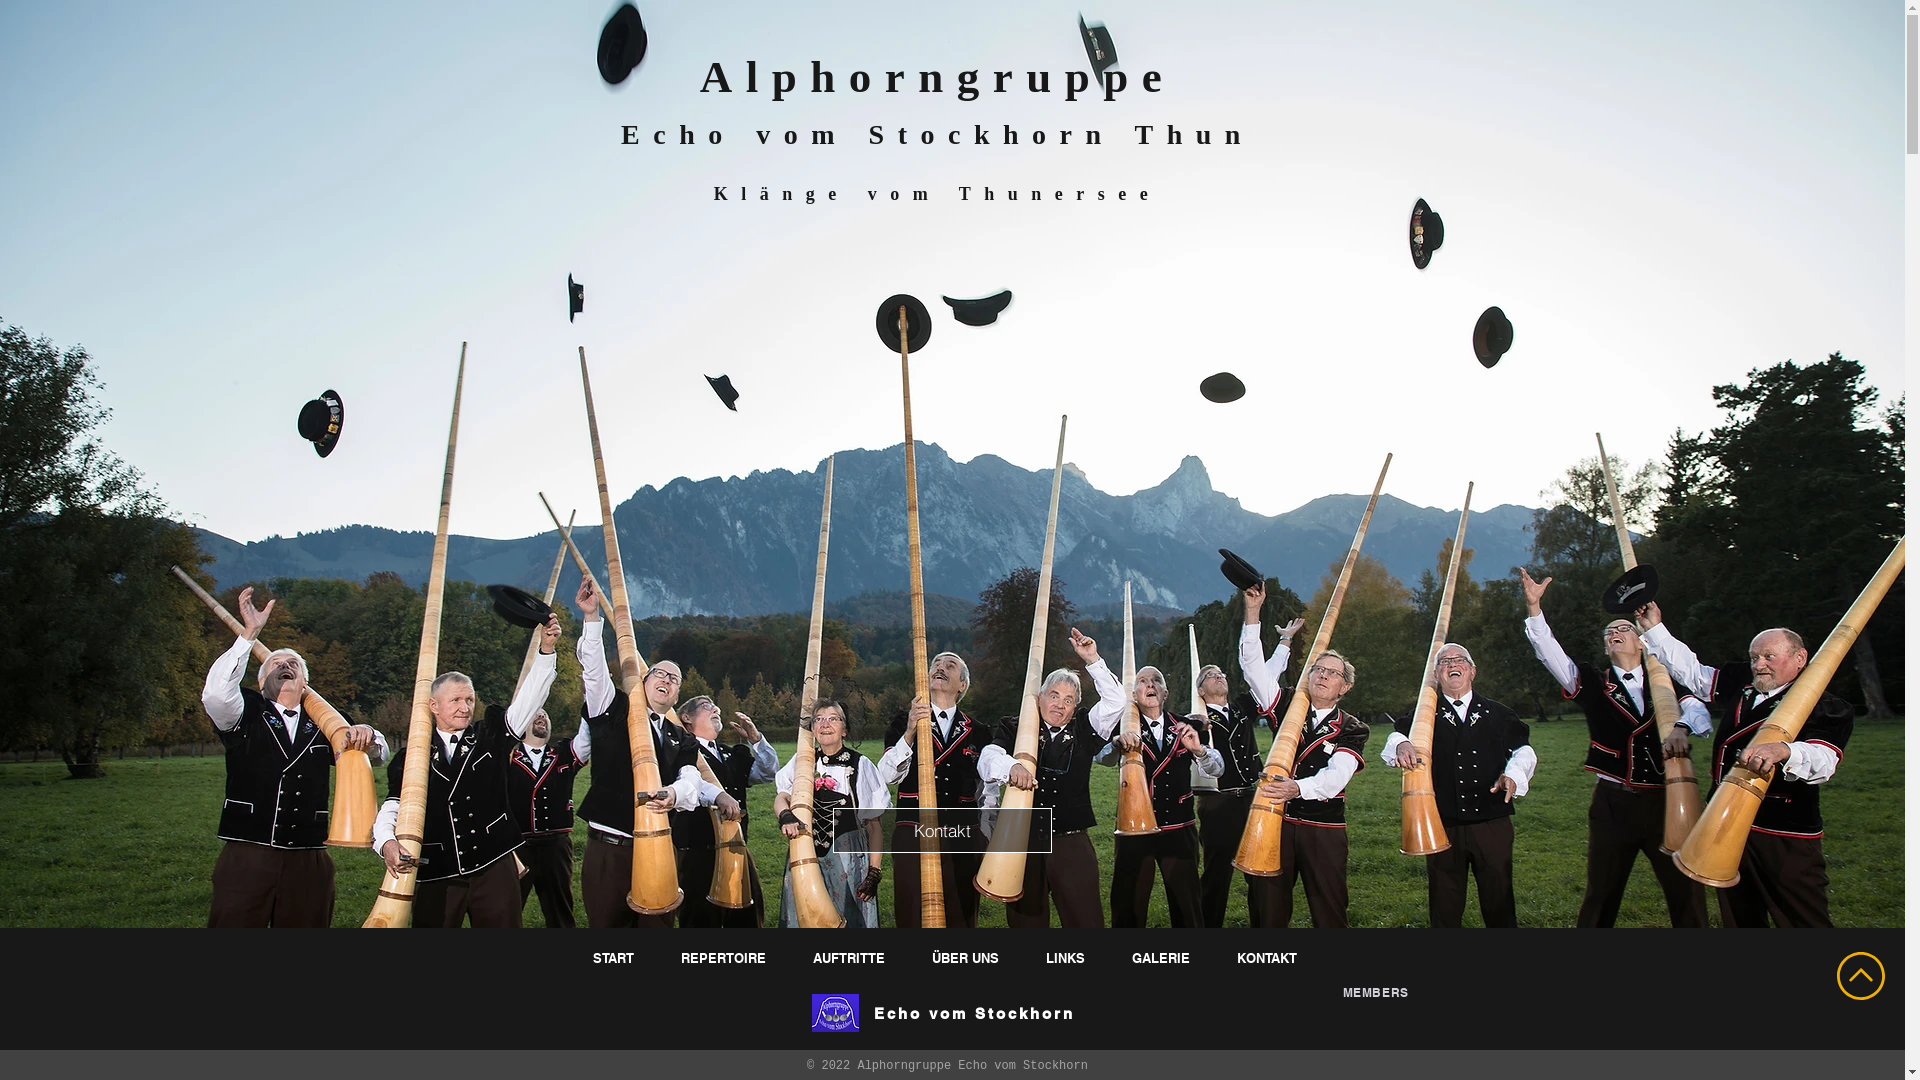 Image resolution: width=1920 pixels, height=1080 pixels. Describe the element at coordinates (1162, 957) in the screenshot. I see `'GALERIE'` at that location.